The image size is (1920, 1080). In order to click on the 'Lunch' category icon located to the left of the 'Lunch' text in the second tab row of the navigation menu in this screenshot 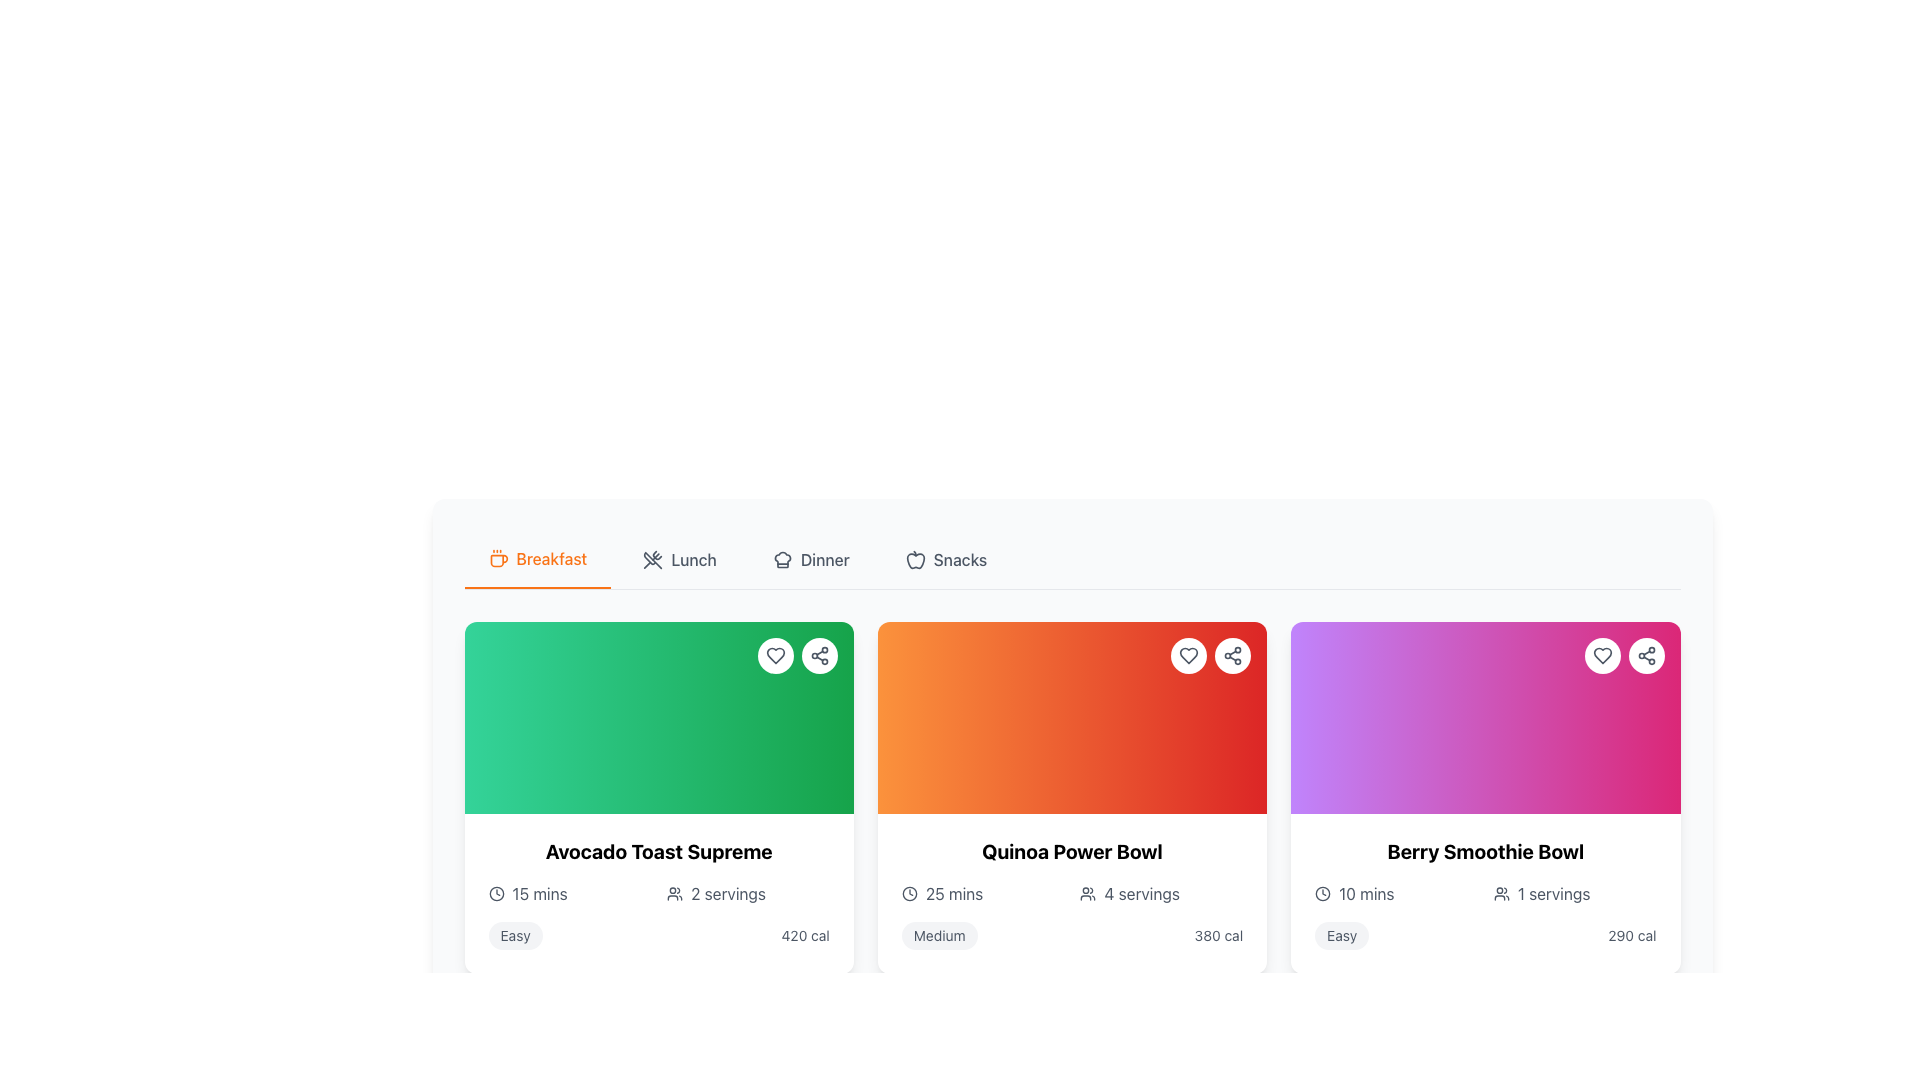, I will do `click(653, 559)`.